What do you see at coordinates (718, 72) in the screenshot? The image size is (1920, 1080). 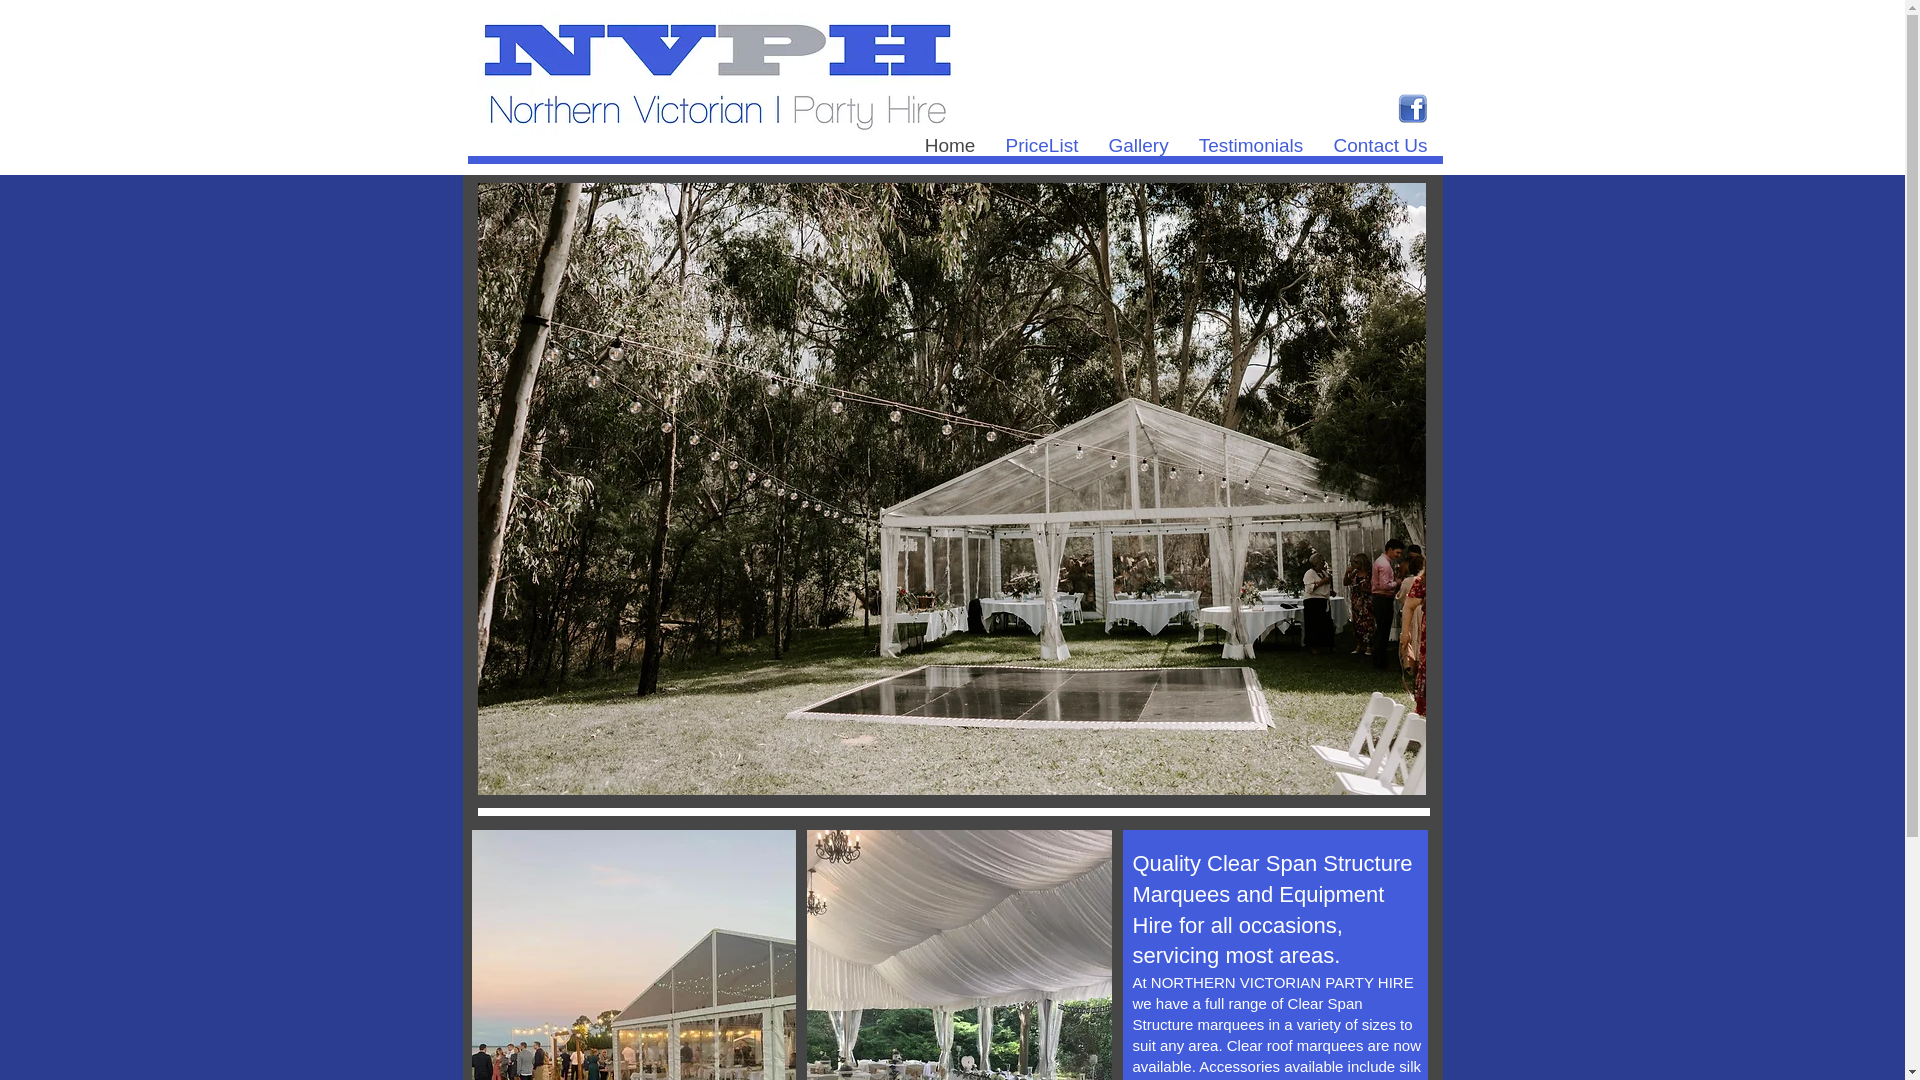 I see `'NVPH party hire marquee tables chairs, equipment rental logo'` at bounding box center [718, 72].